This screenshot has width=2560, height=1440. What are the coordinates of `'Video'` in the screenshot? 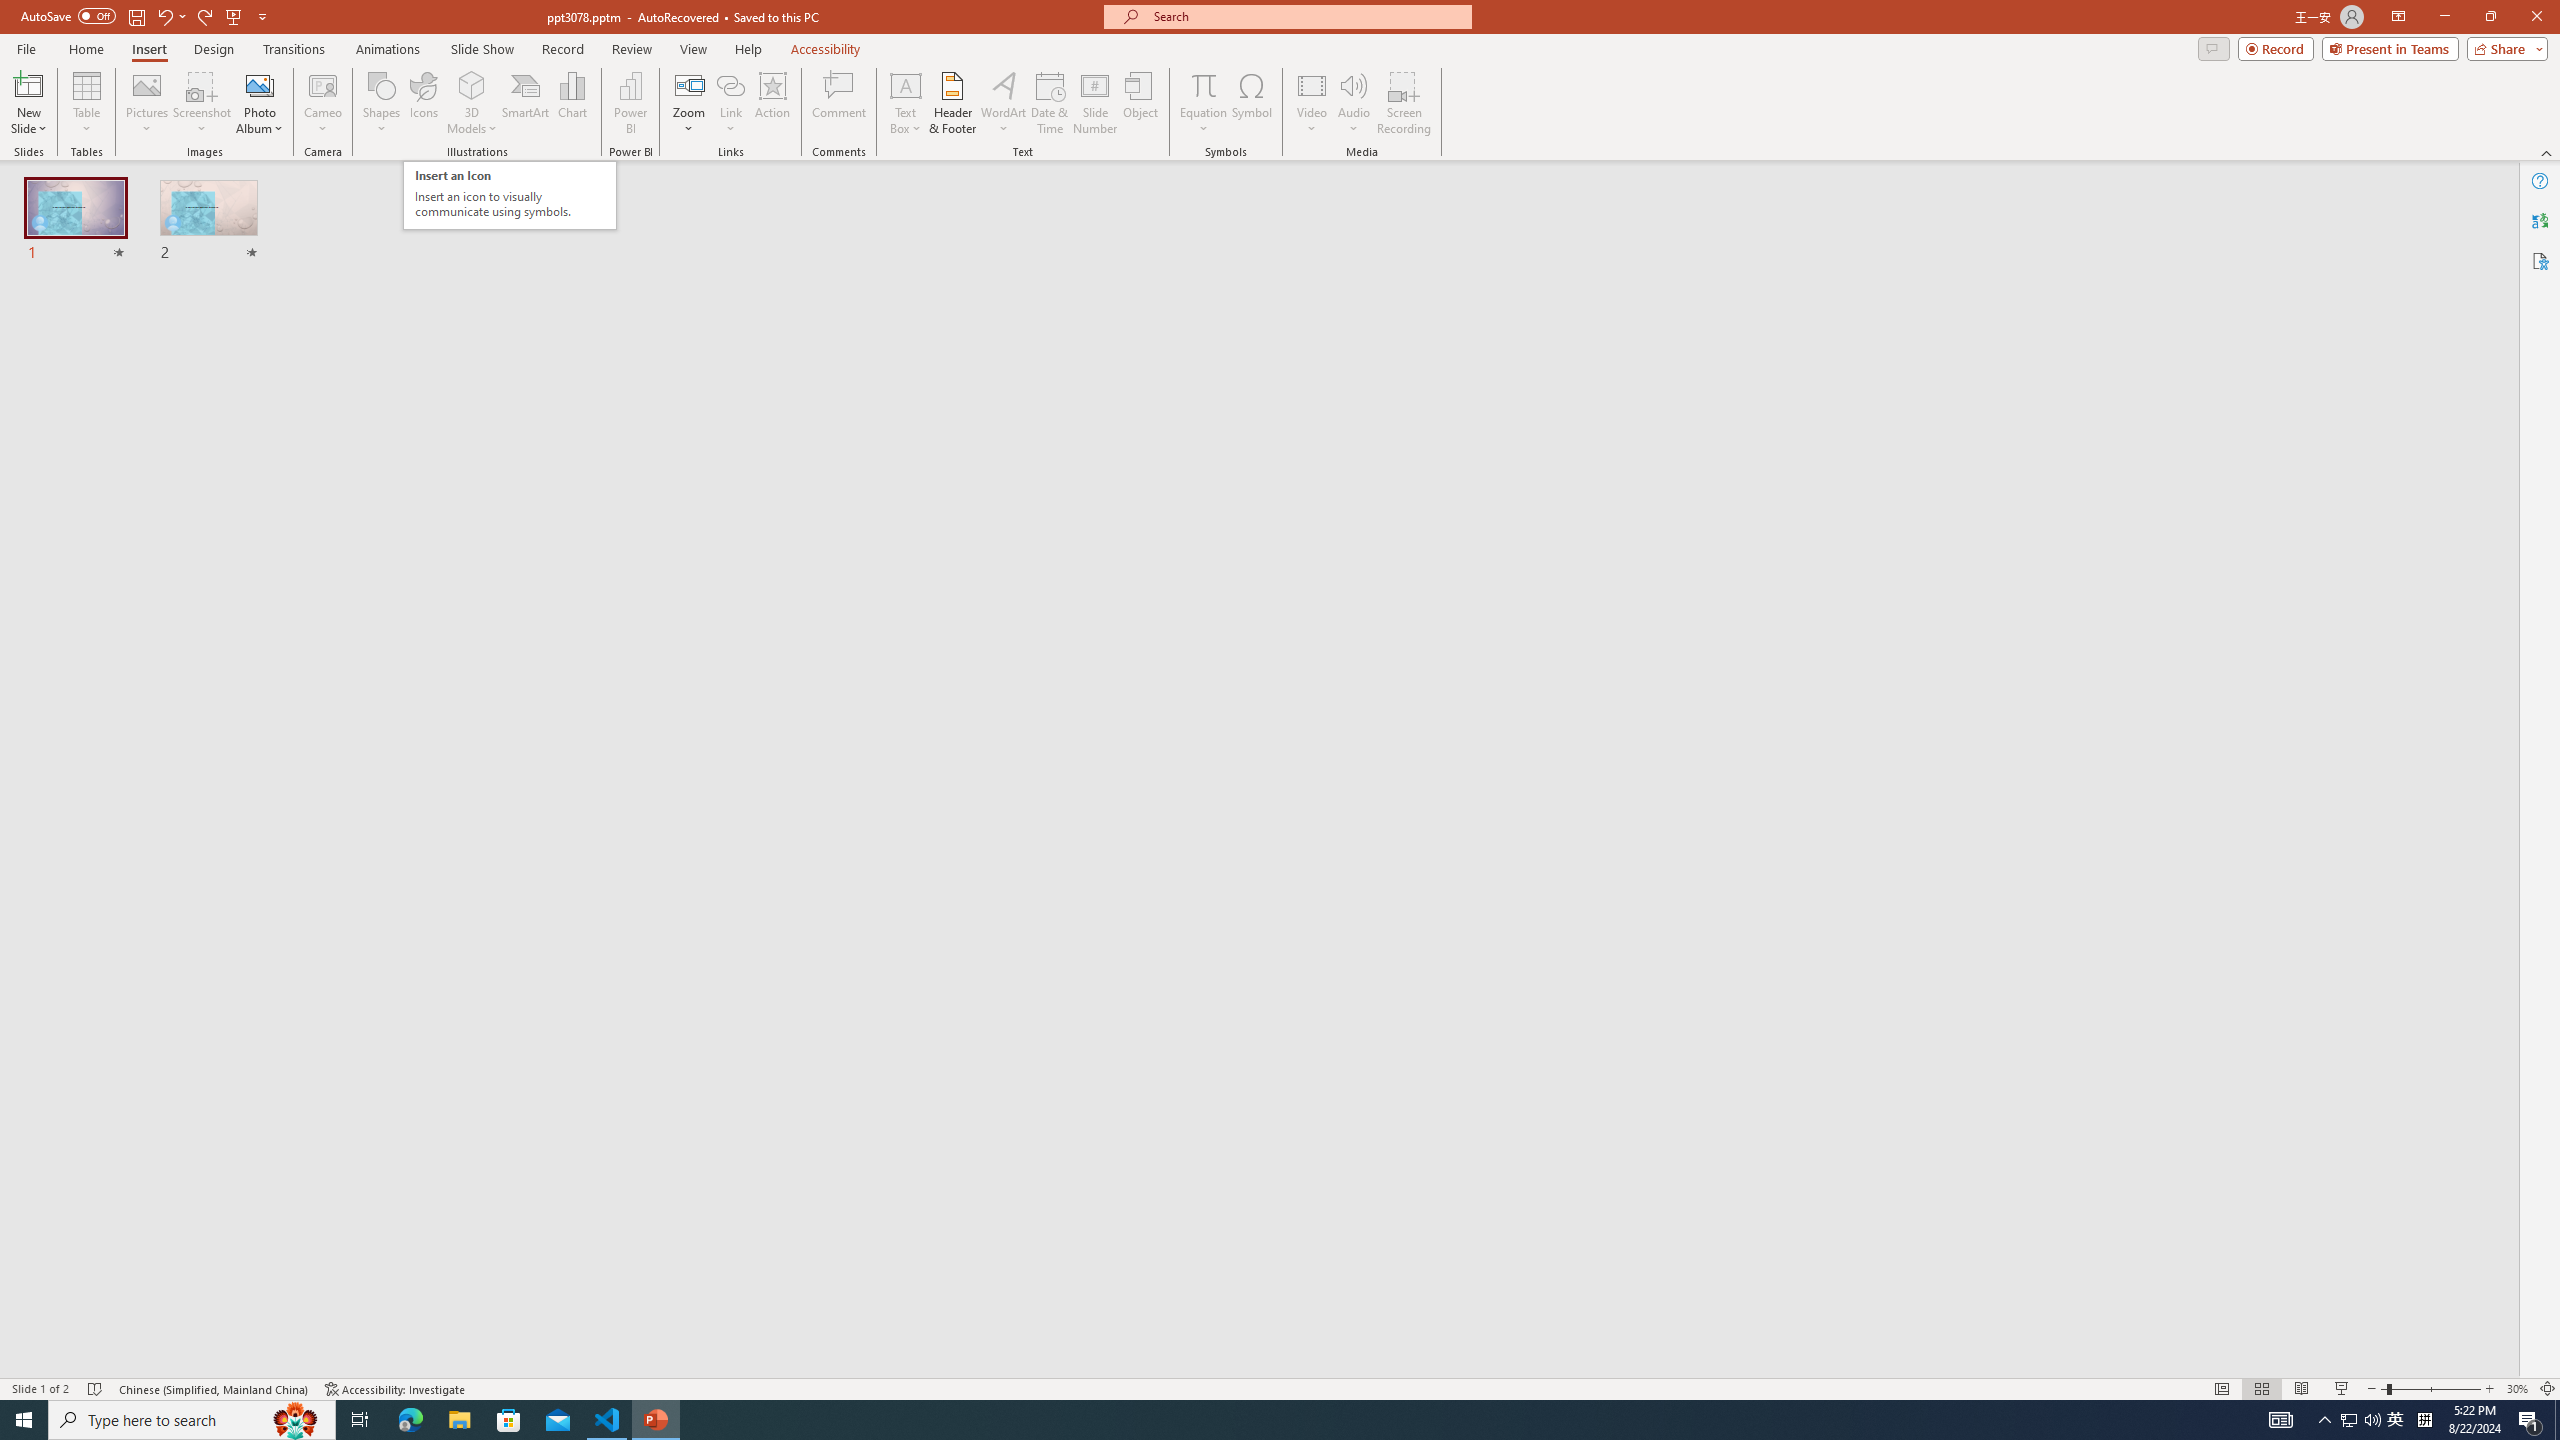 It's located at (1312, 103).